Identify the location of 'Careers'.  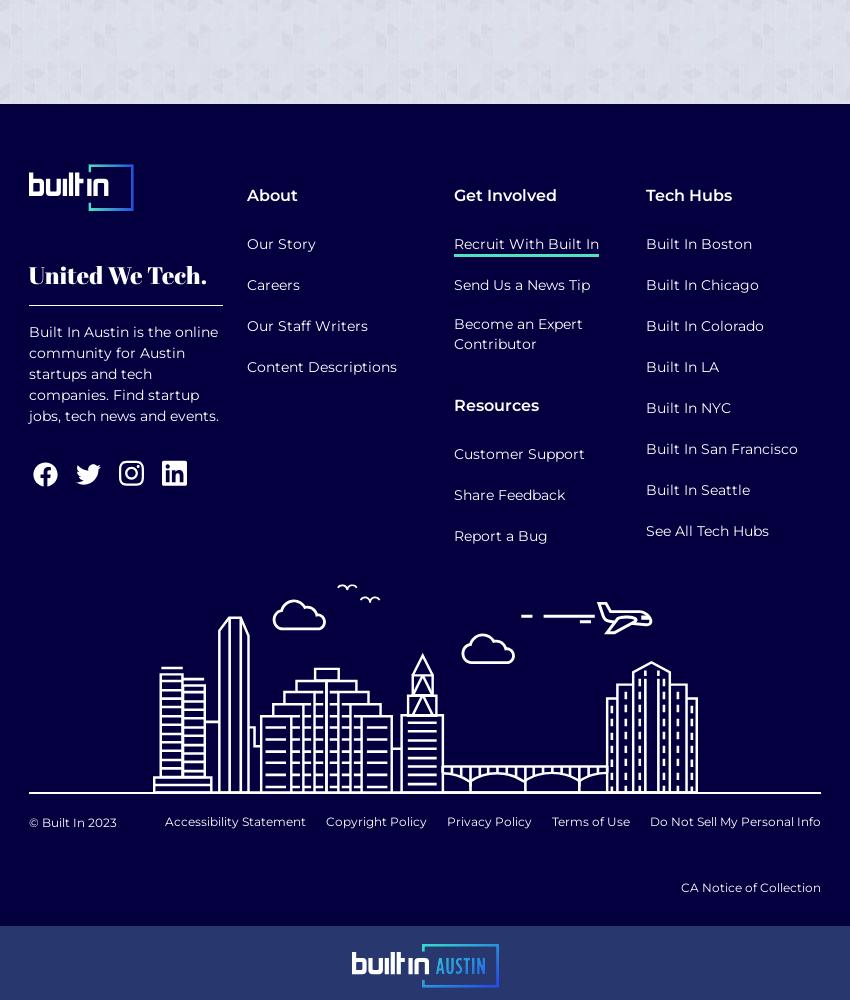
(272, 285).